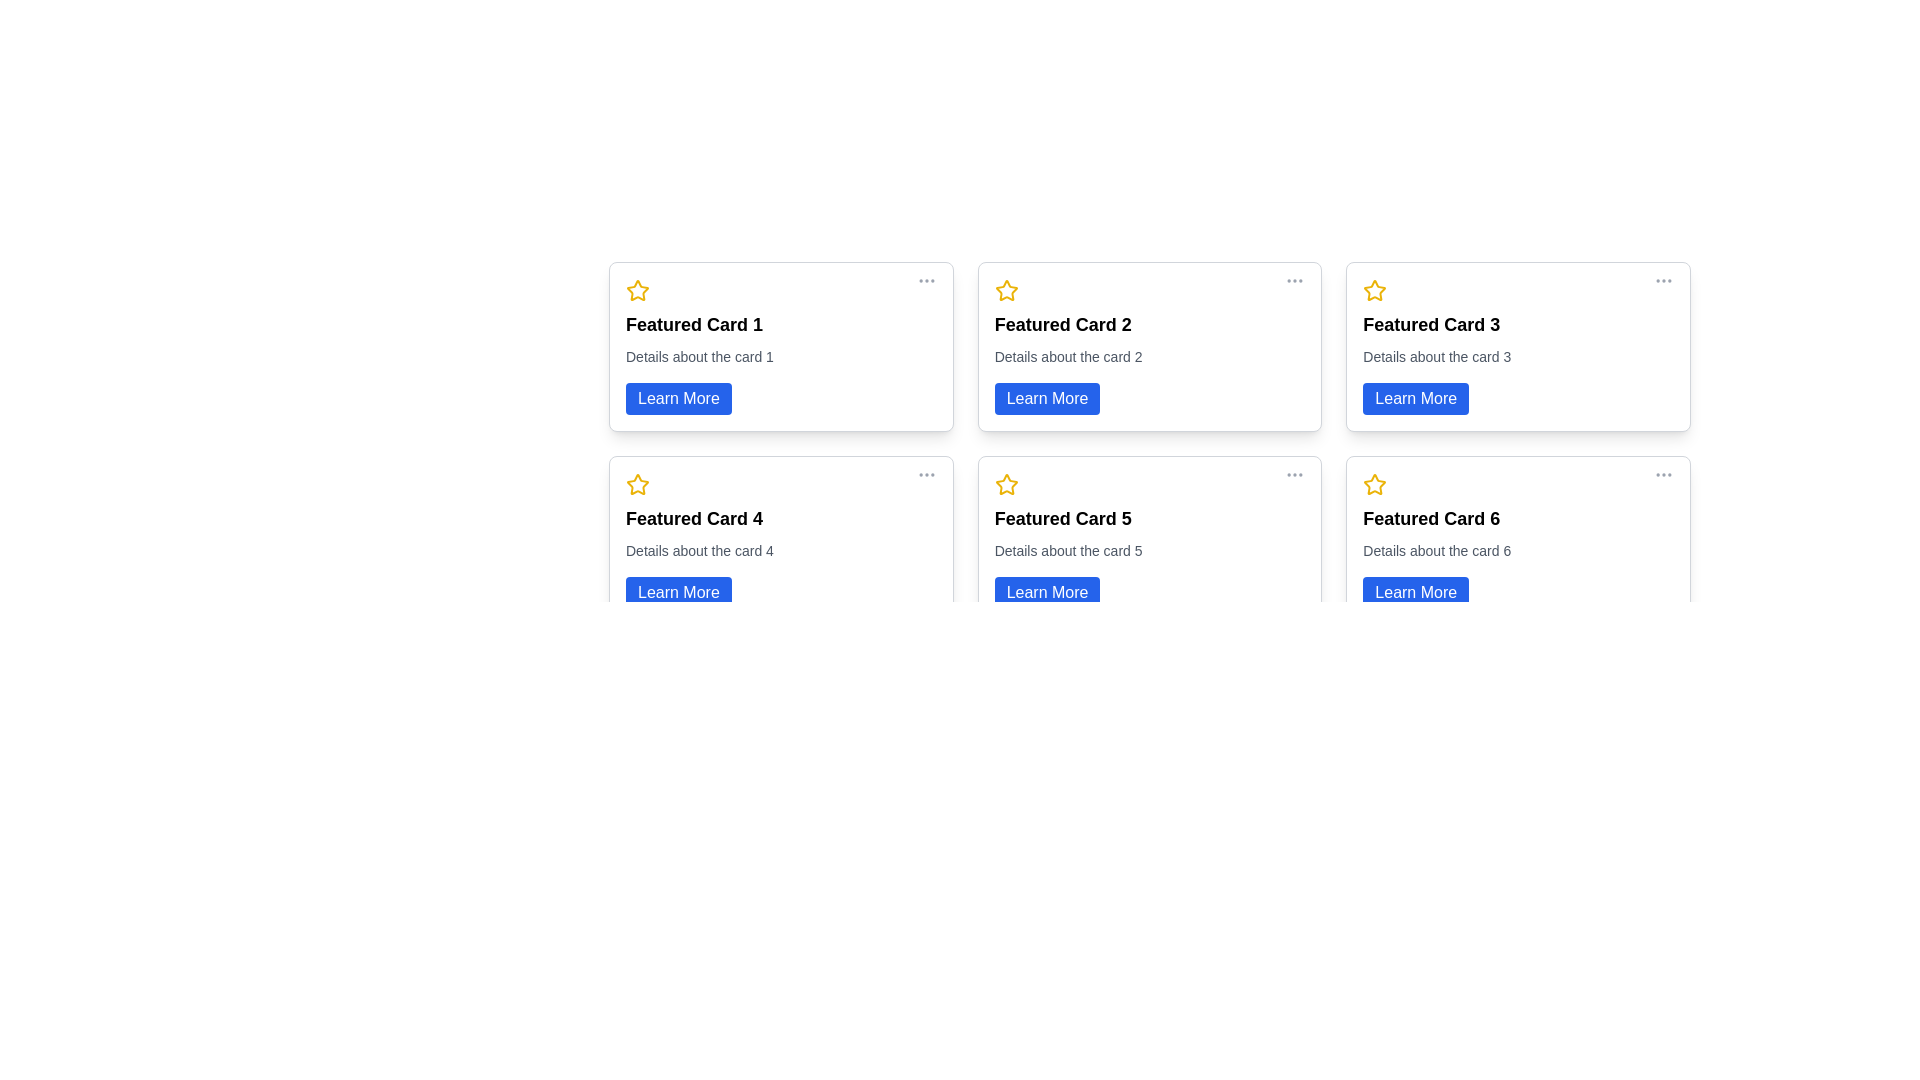  I want to click on the ellipsis icon in the top-right corner of 'Featured Card 1', so click(925, 281).